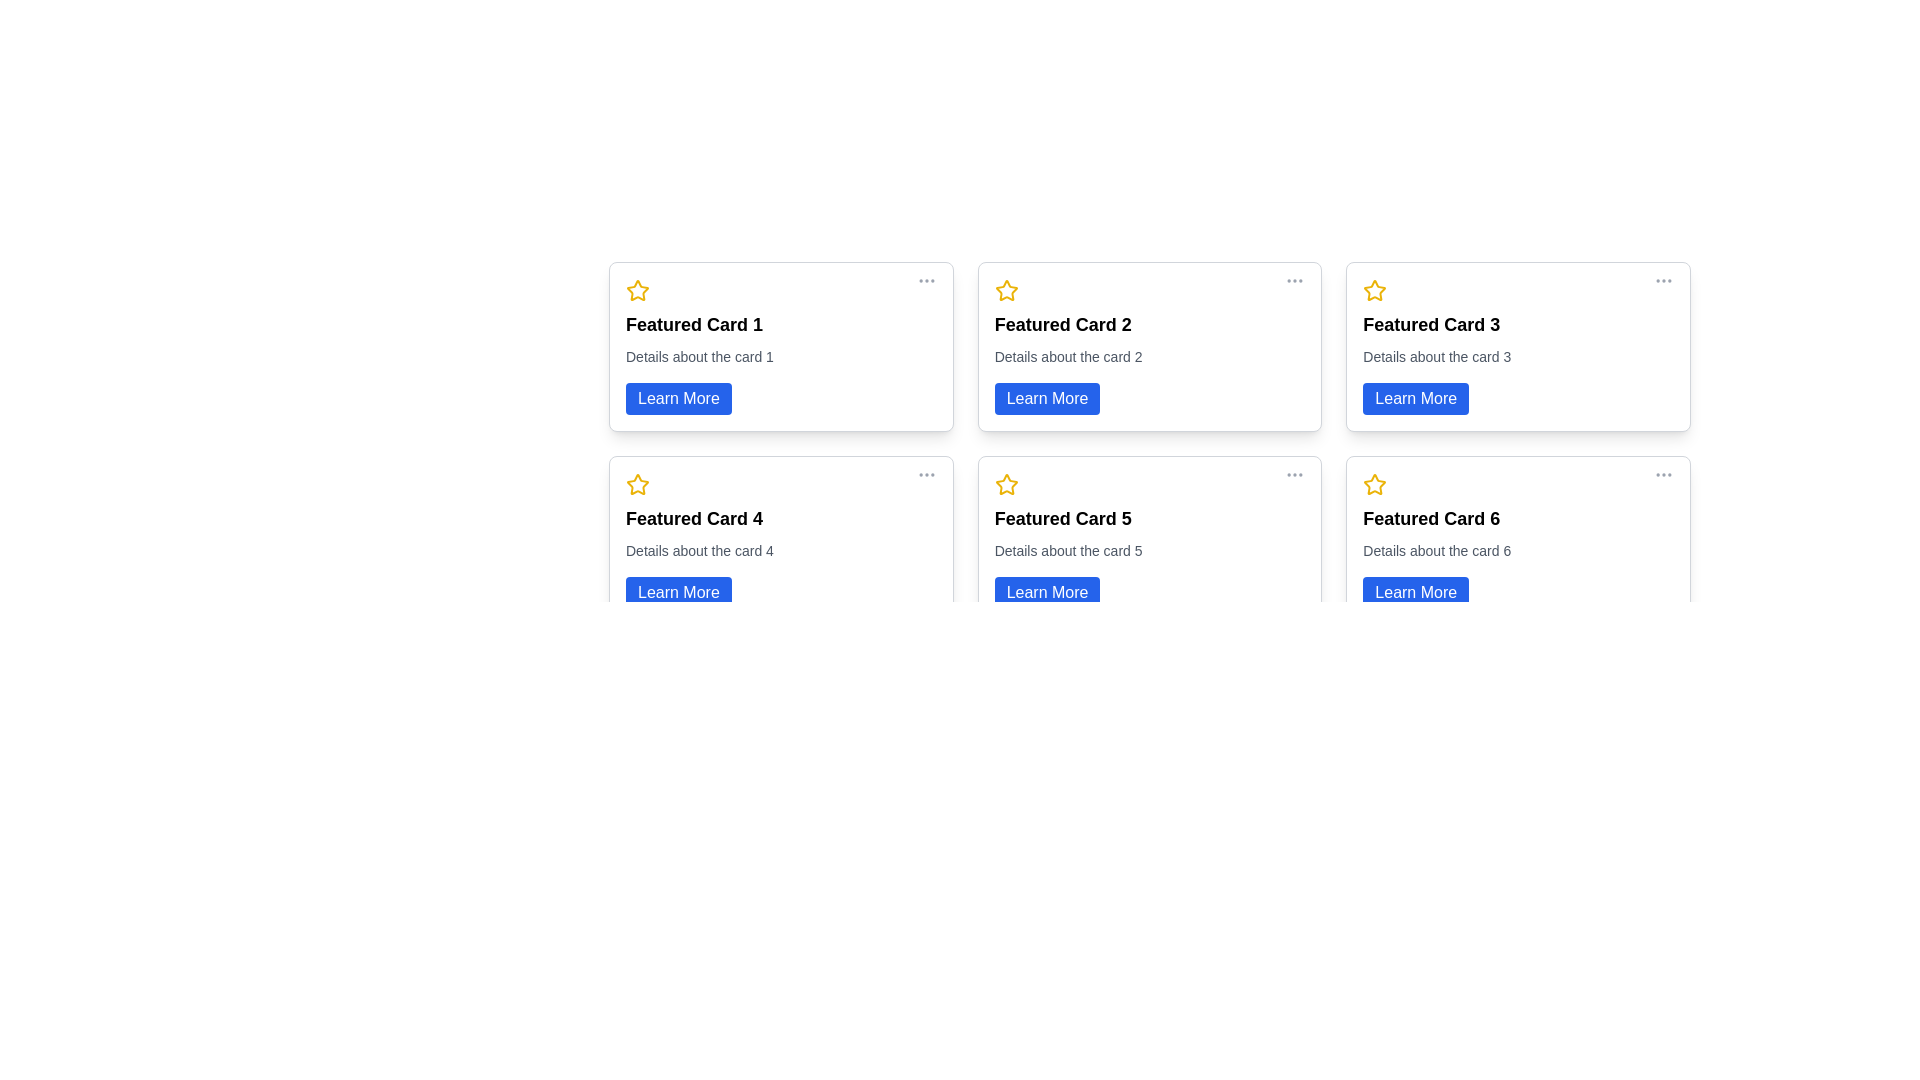  I want to click on the ellipsis icon in the top-right corner of 'Featured Card 1', so click(925, 281).